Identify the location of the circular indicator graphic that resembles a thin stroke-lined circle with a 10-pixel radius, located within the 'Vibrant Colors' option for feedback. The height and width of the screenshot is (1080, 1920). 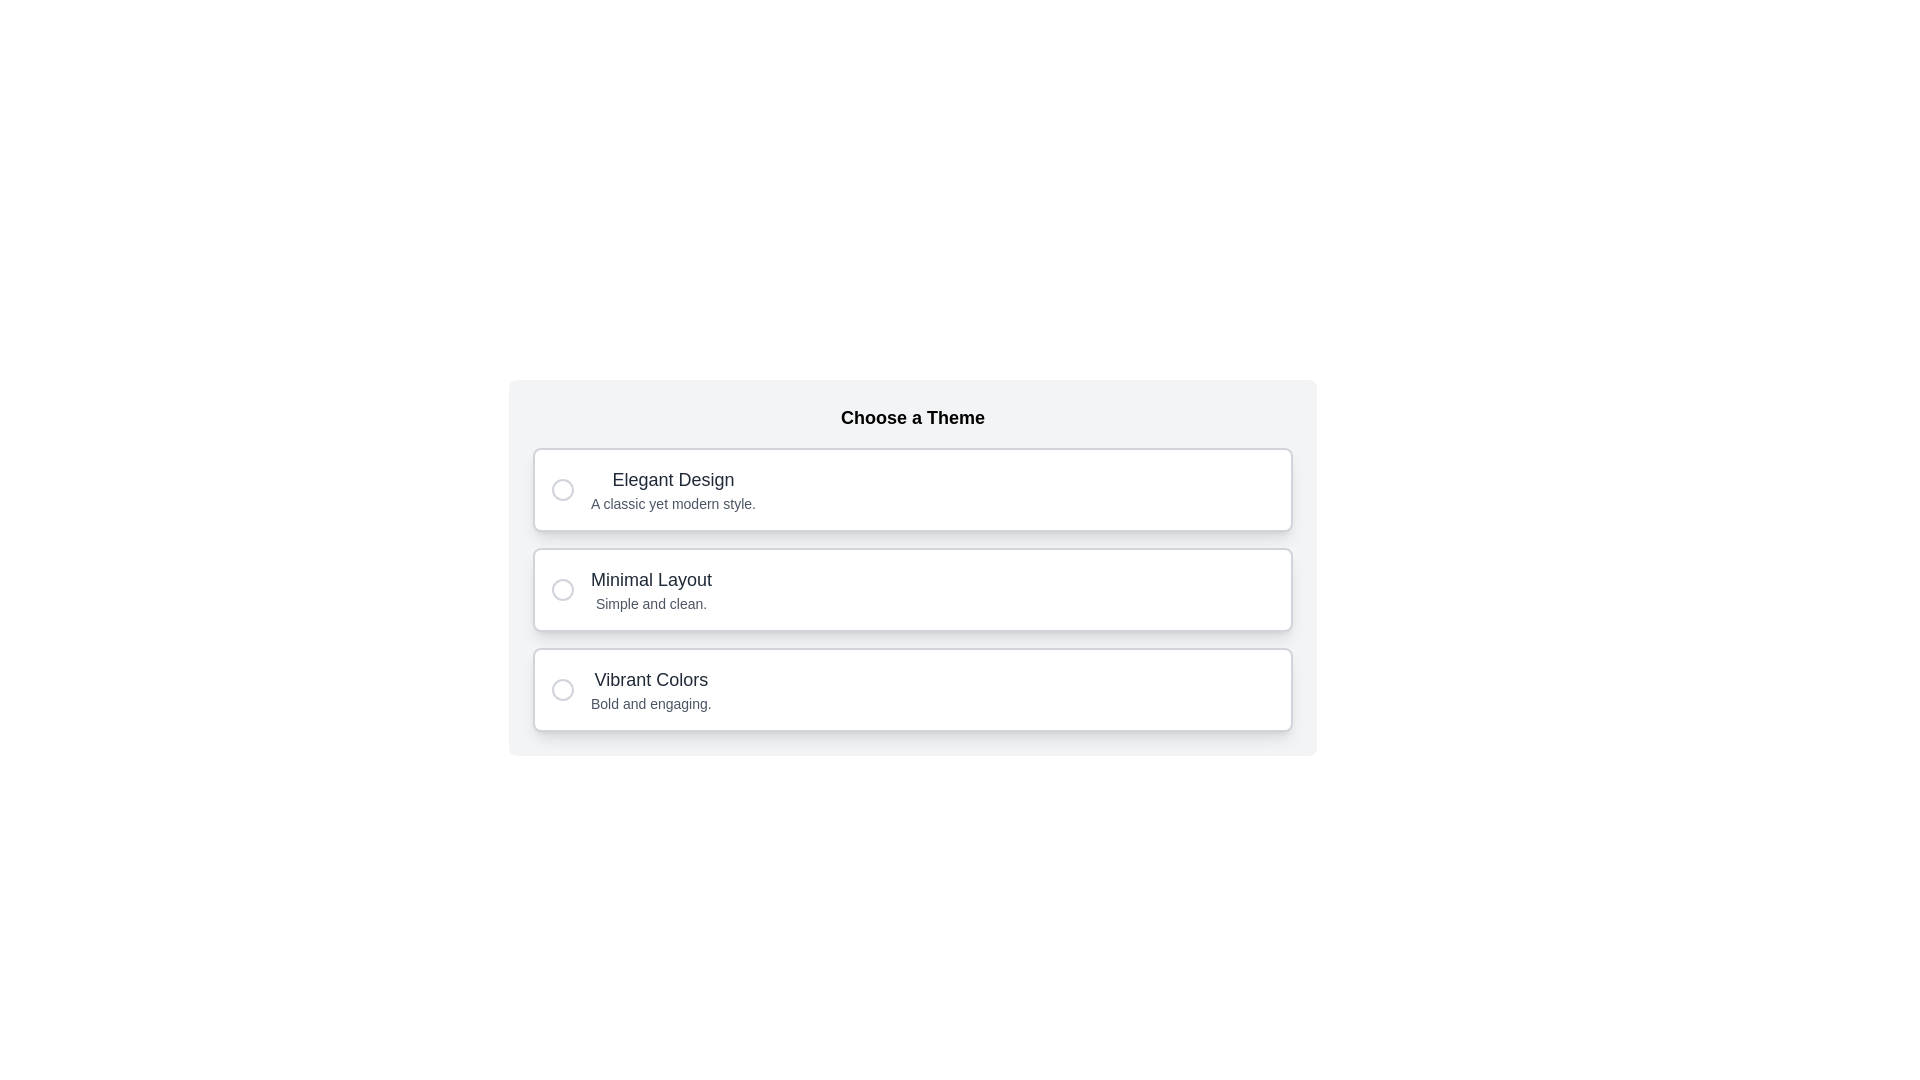
(561, 689).